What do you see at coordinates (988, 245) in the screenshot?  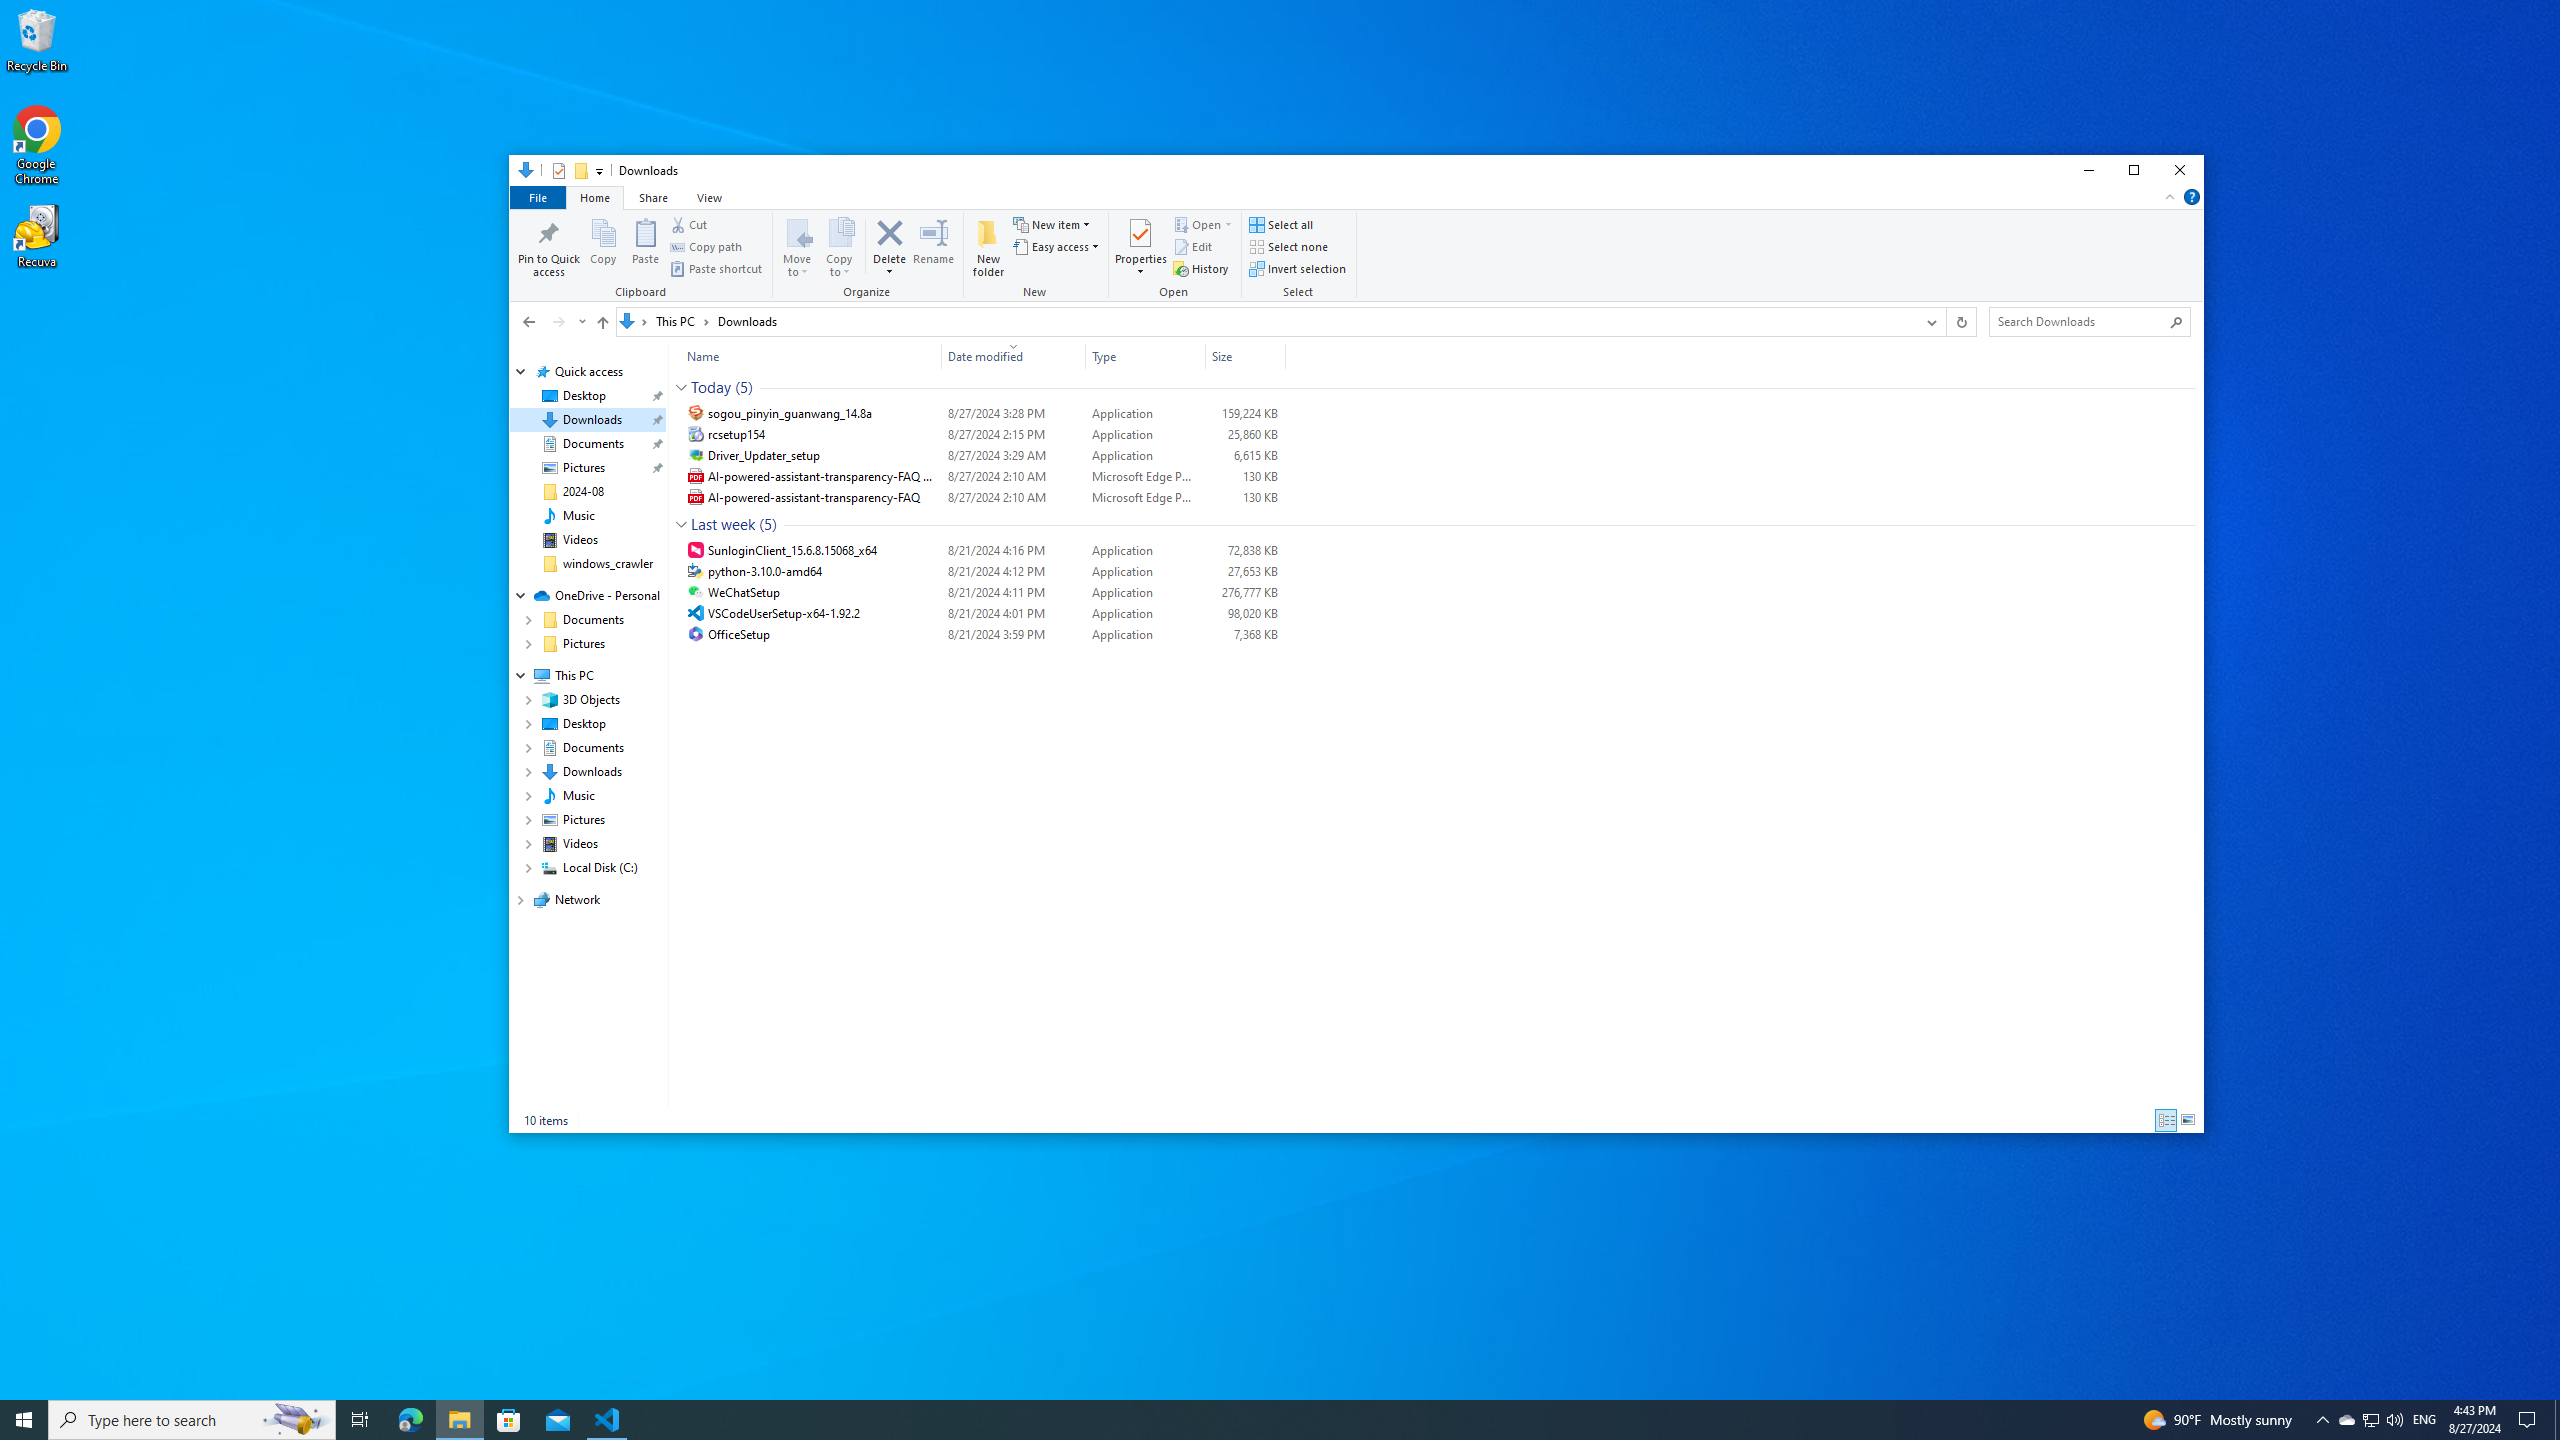 I see `'New folder'` at bounding box center [988, 245].